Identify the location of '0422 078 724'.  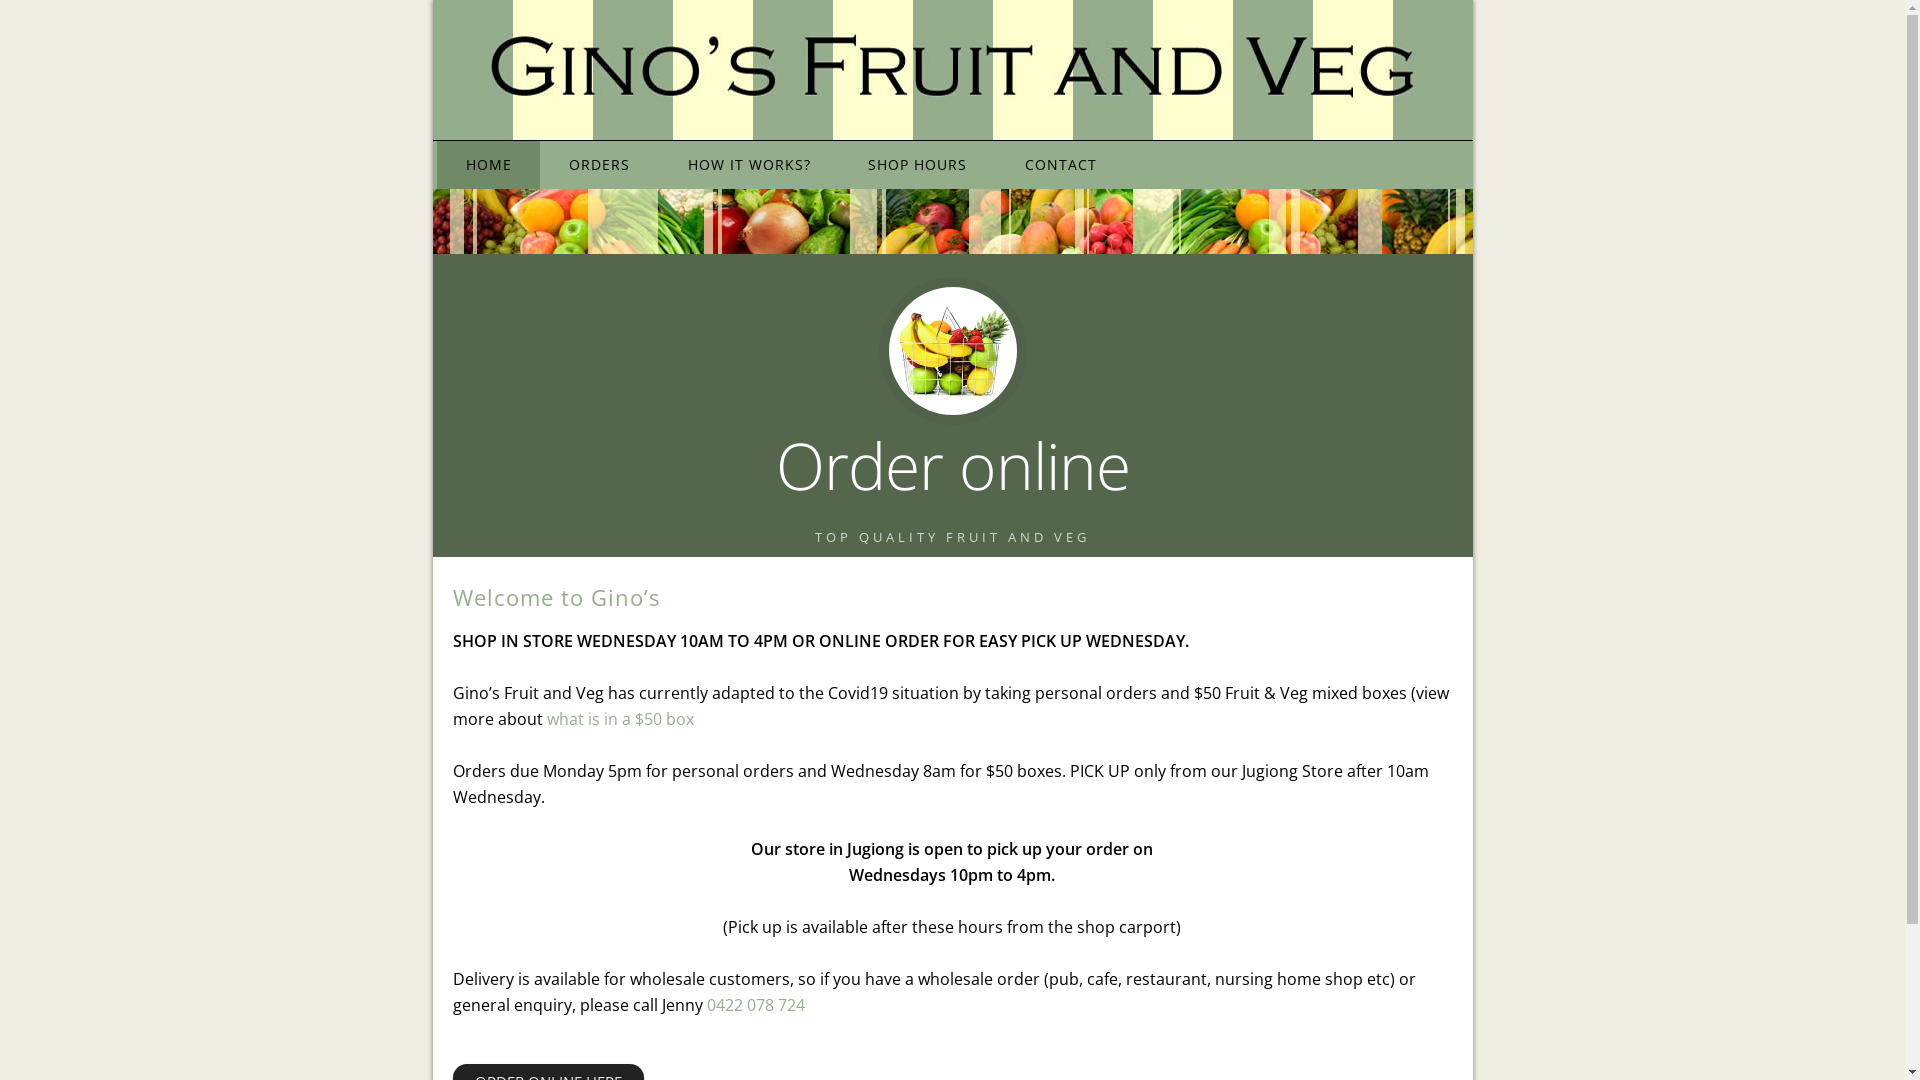
(754, 1005).